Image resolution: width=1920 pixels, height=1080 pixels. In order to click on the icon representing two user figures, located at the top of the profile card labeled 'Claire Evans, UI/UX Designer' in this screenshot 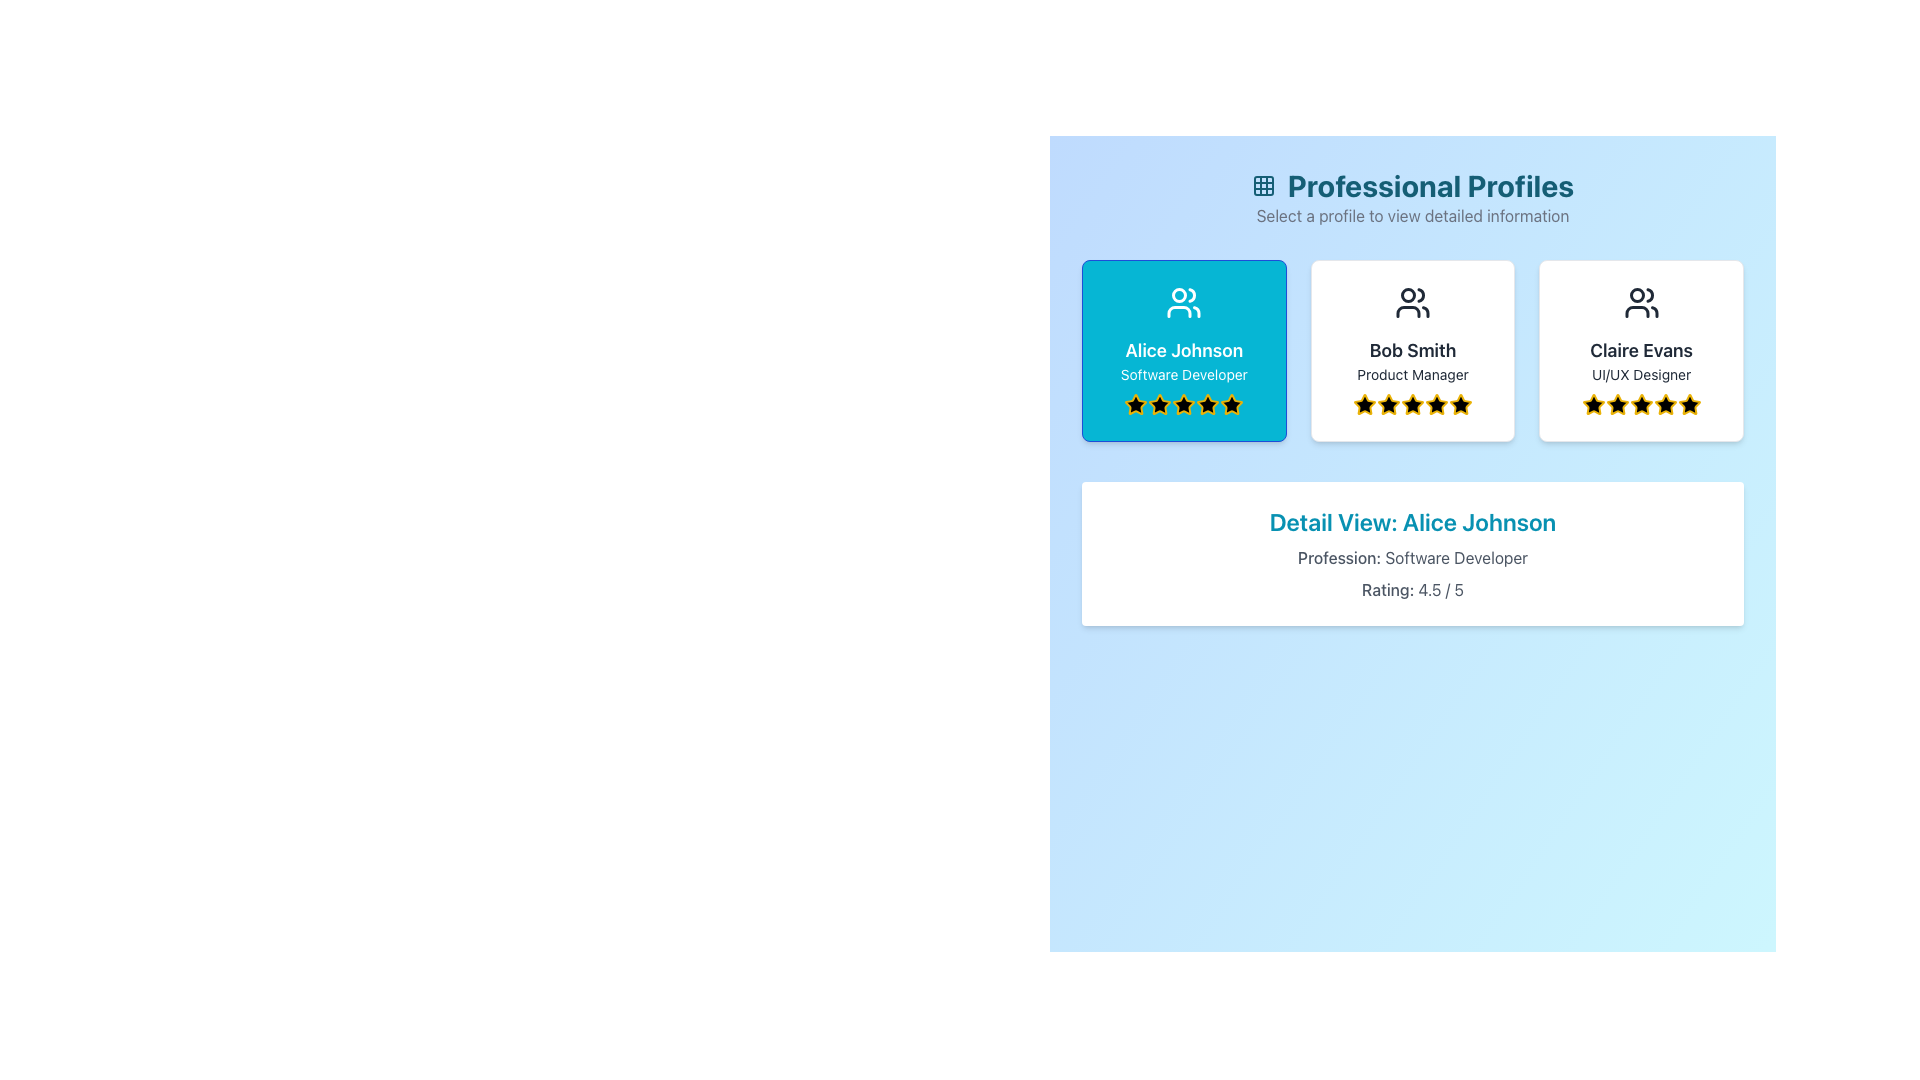, I will do `click(1641, 303)`.